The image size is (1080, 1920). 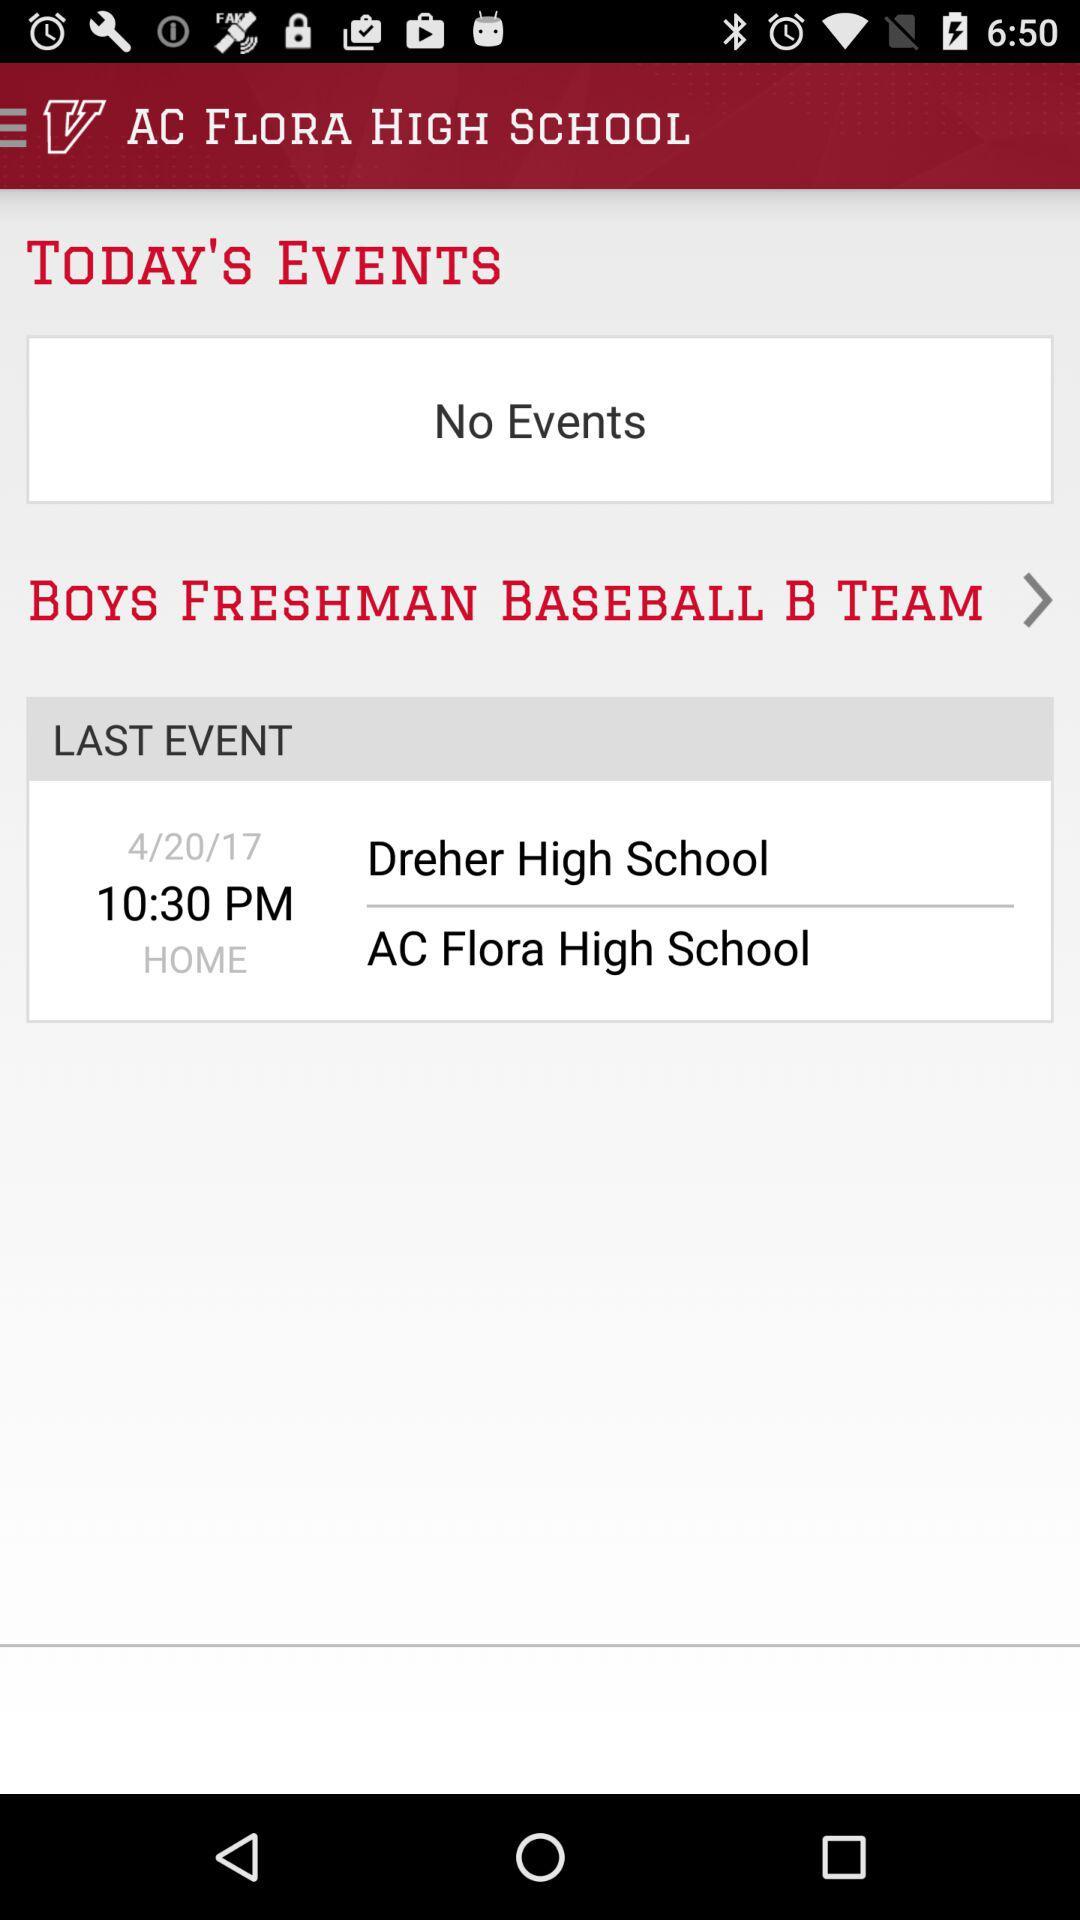 What do you see at coordinates (195, 845) in the screenshot?
I see `app to the left of the dreher high school` at bounding box center [195, 845].